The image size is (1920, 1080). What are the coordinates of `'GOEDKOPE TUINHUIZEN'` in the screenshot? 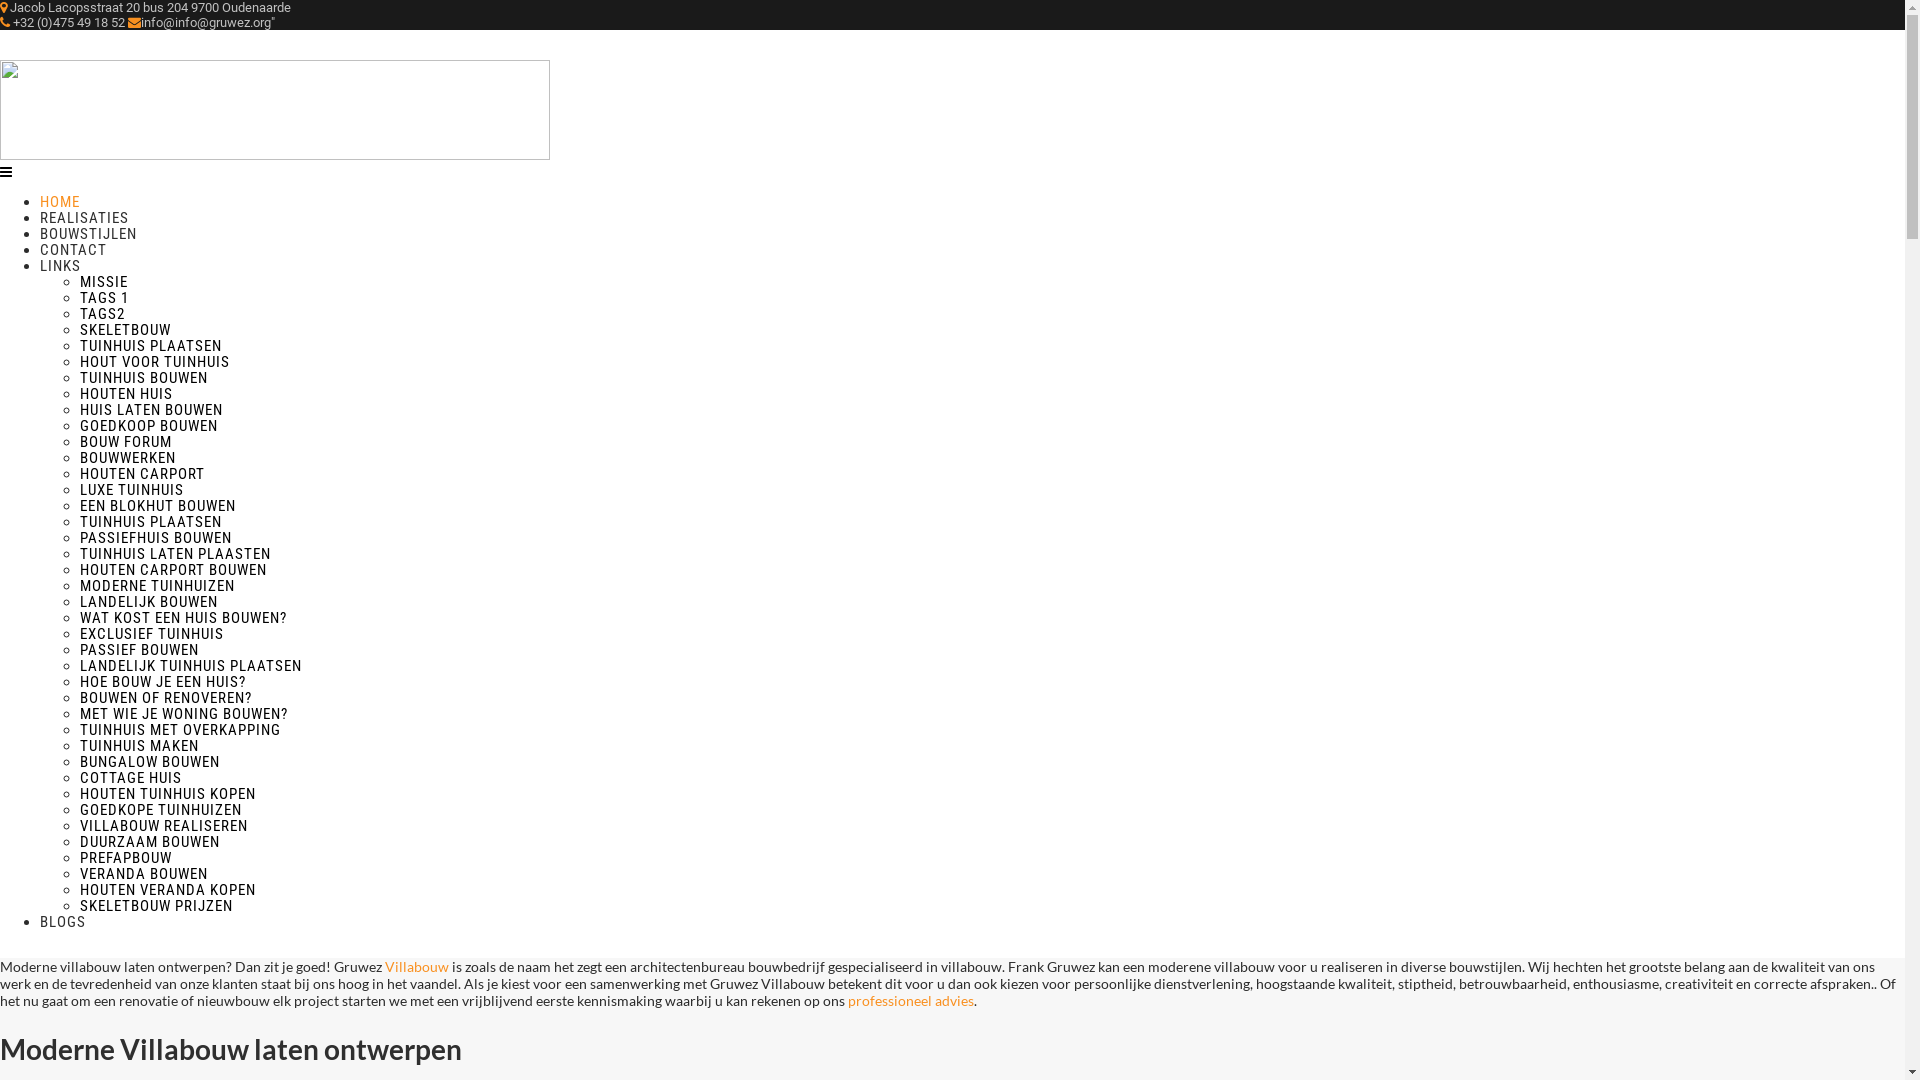 It's located at (161, 810).